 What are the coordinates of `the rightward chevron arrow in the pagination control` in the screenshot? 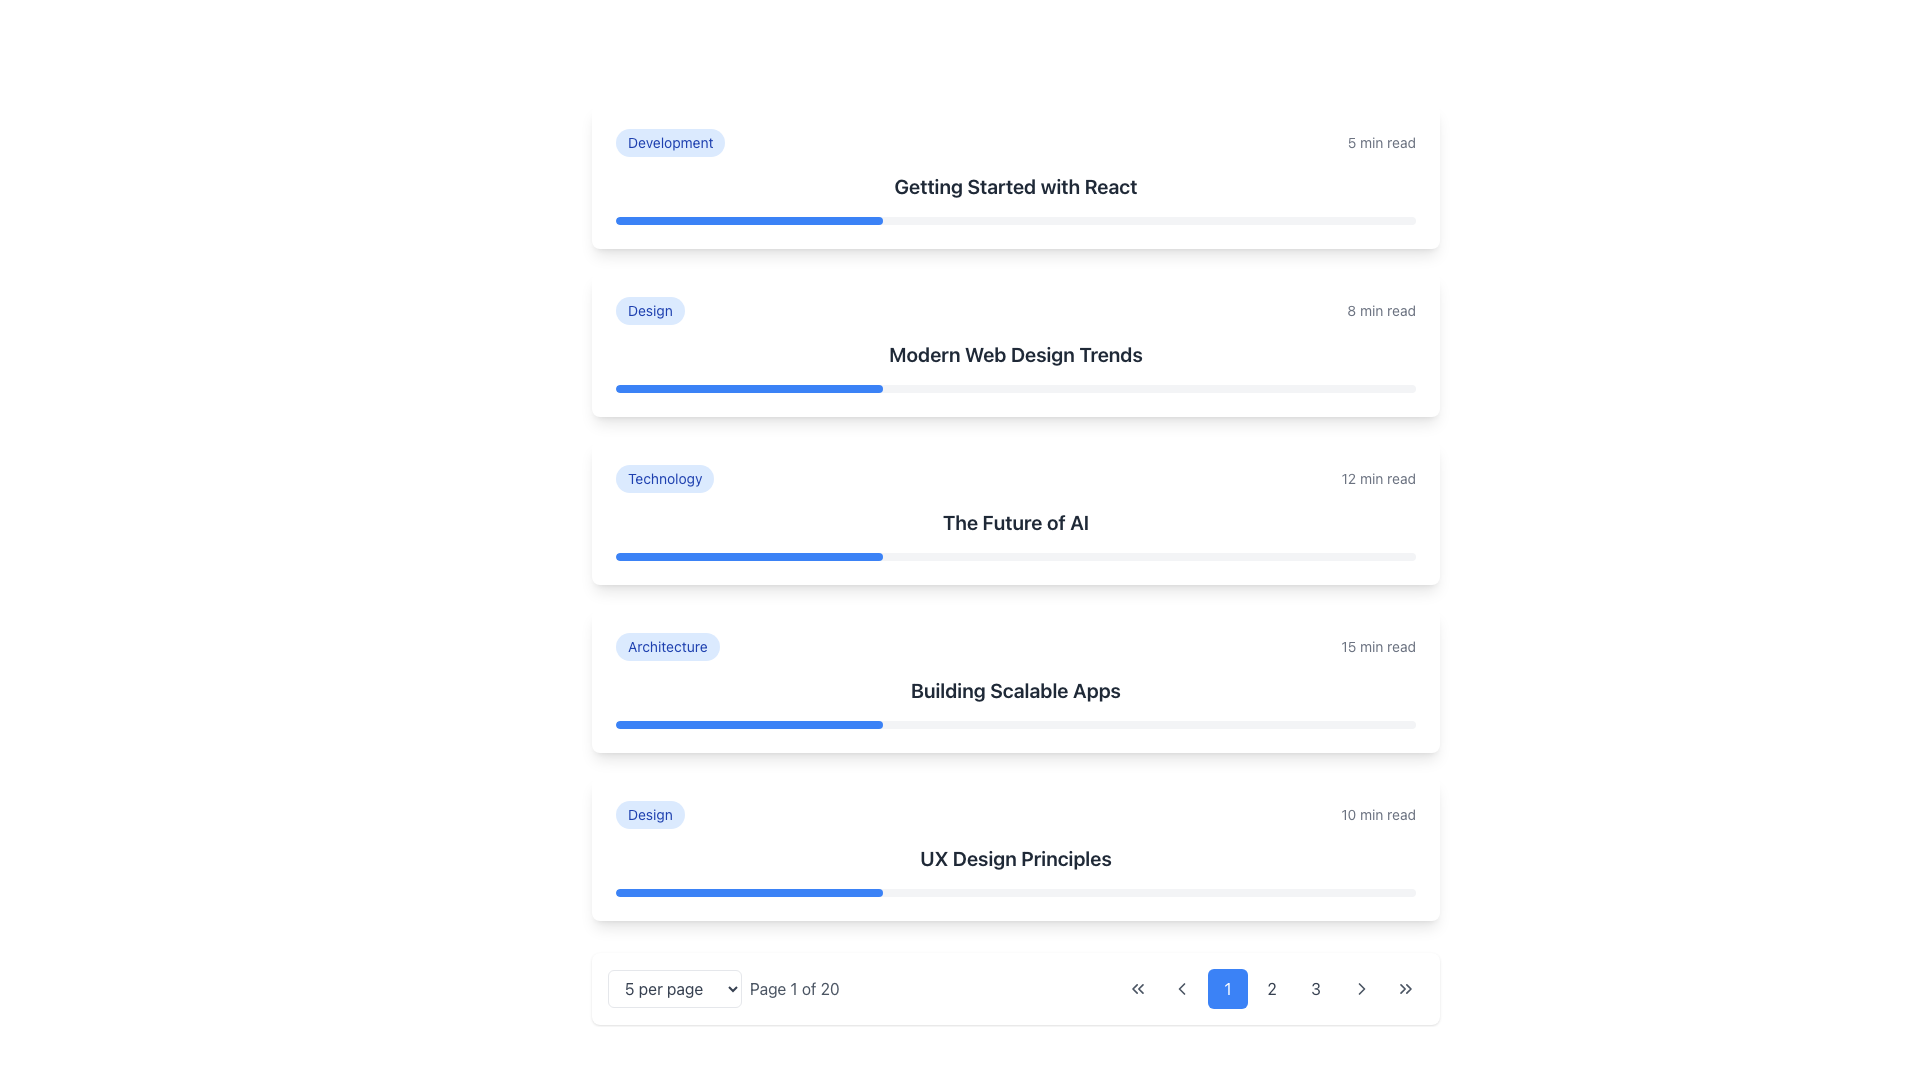 It's located at (1361, 987).